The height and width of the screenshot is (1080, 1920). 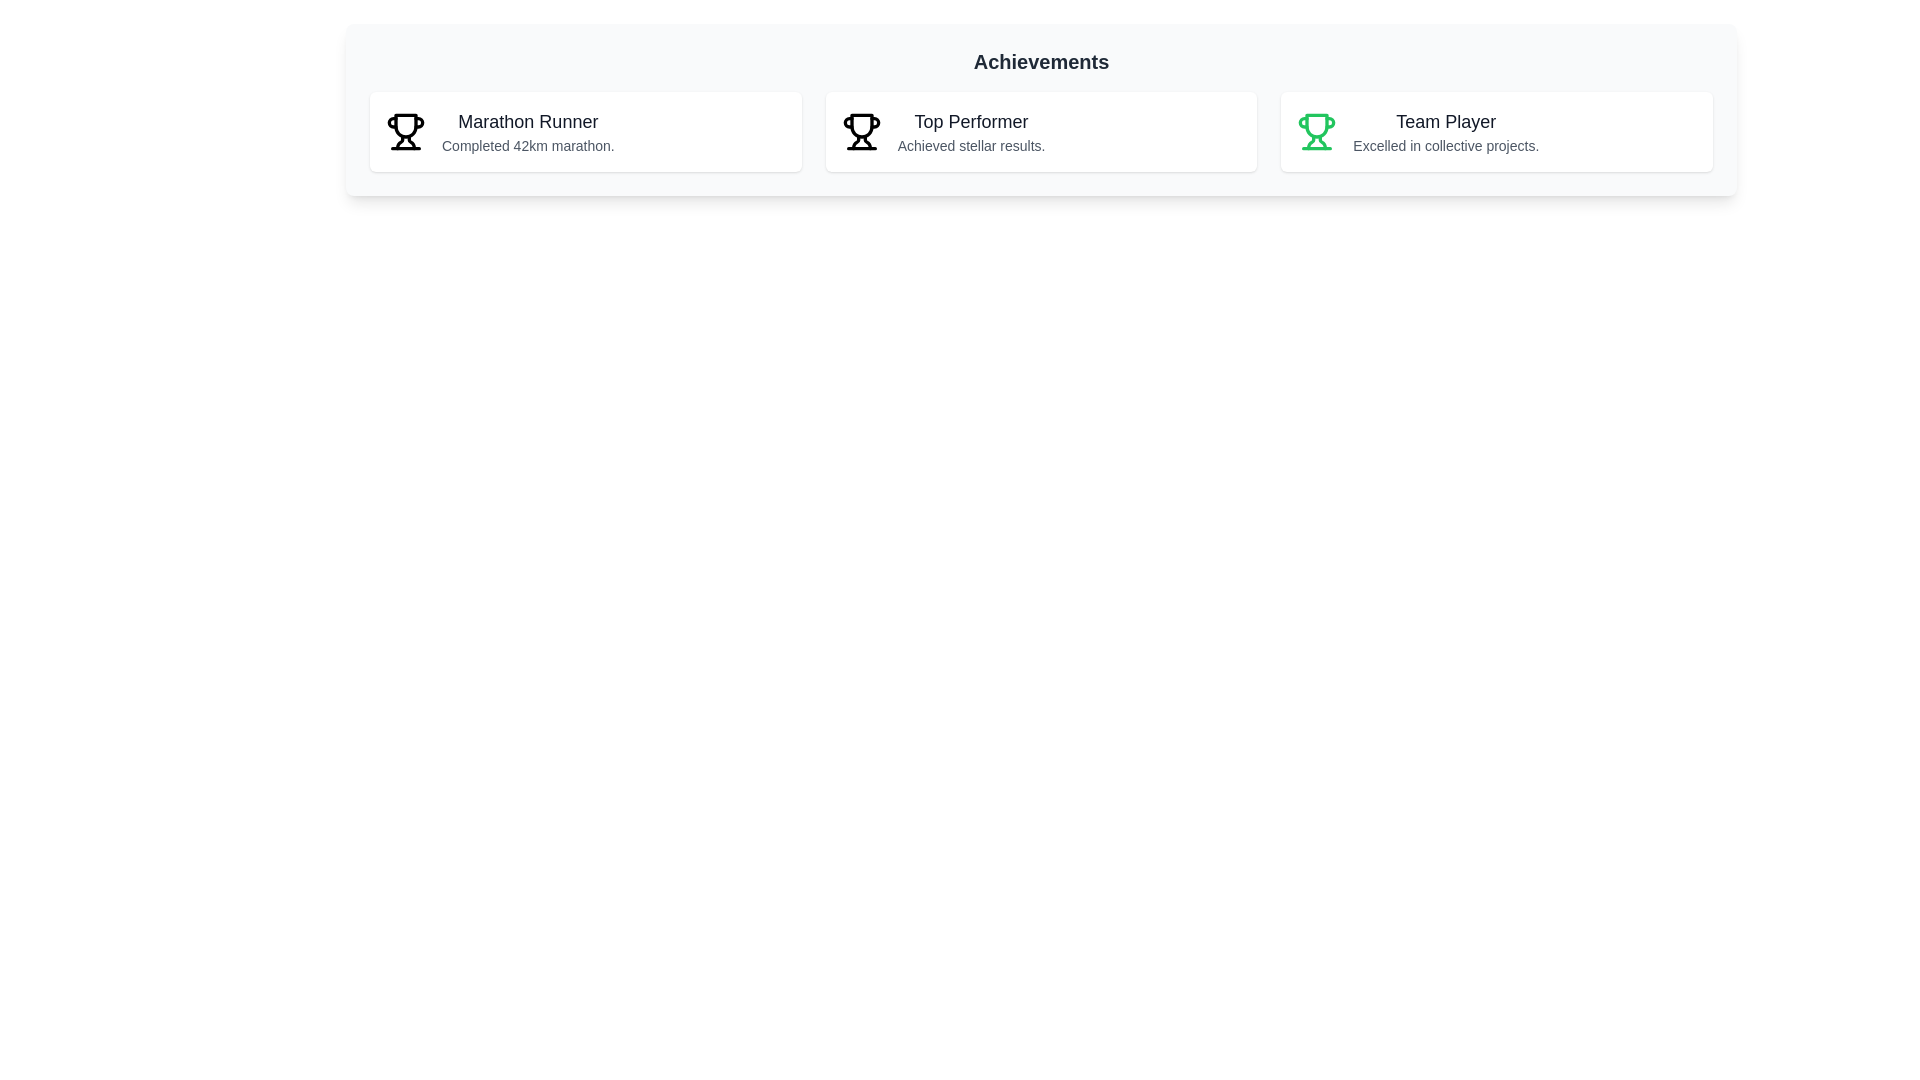 What do you see at coordinates (528, 131) in the screenshot?
I see `the text display component that shows 'Marathon Runner' and 'Completed 42km marathon.' in the leftmost section of the three horizontally aligned sections` at bounding box center [528, 131].